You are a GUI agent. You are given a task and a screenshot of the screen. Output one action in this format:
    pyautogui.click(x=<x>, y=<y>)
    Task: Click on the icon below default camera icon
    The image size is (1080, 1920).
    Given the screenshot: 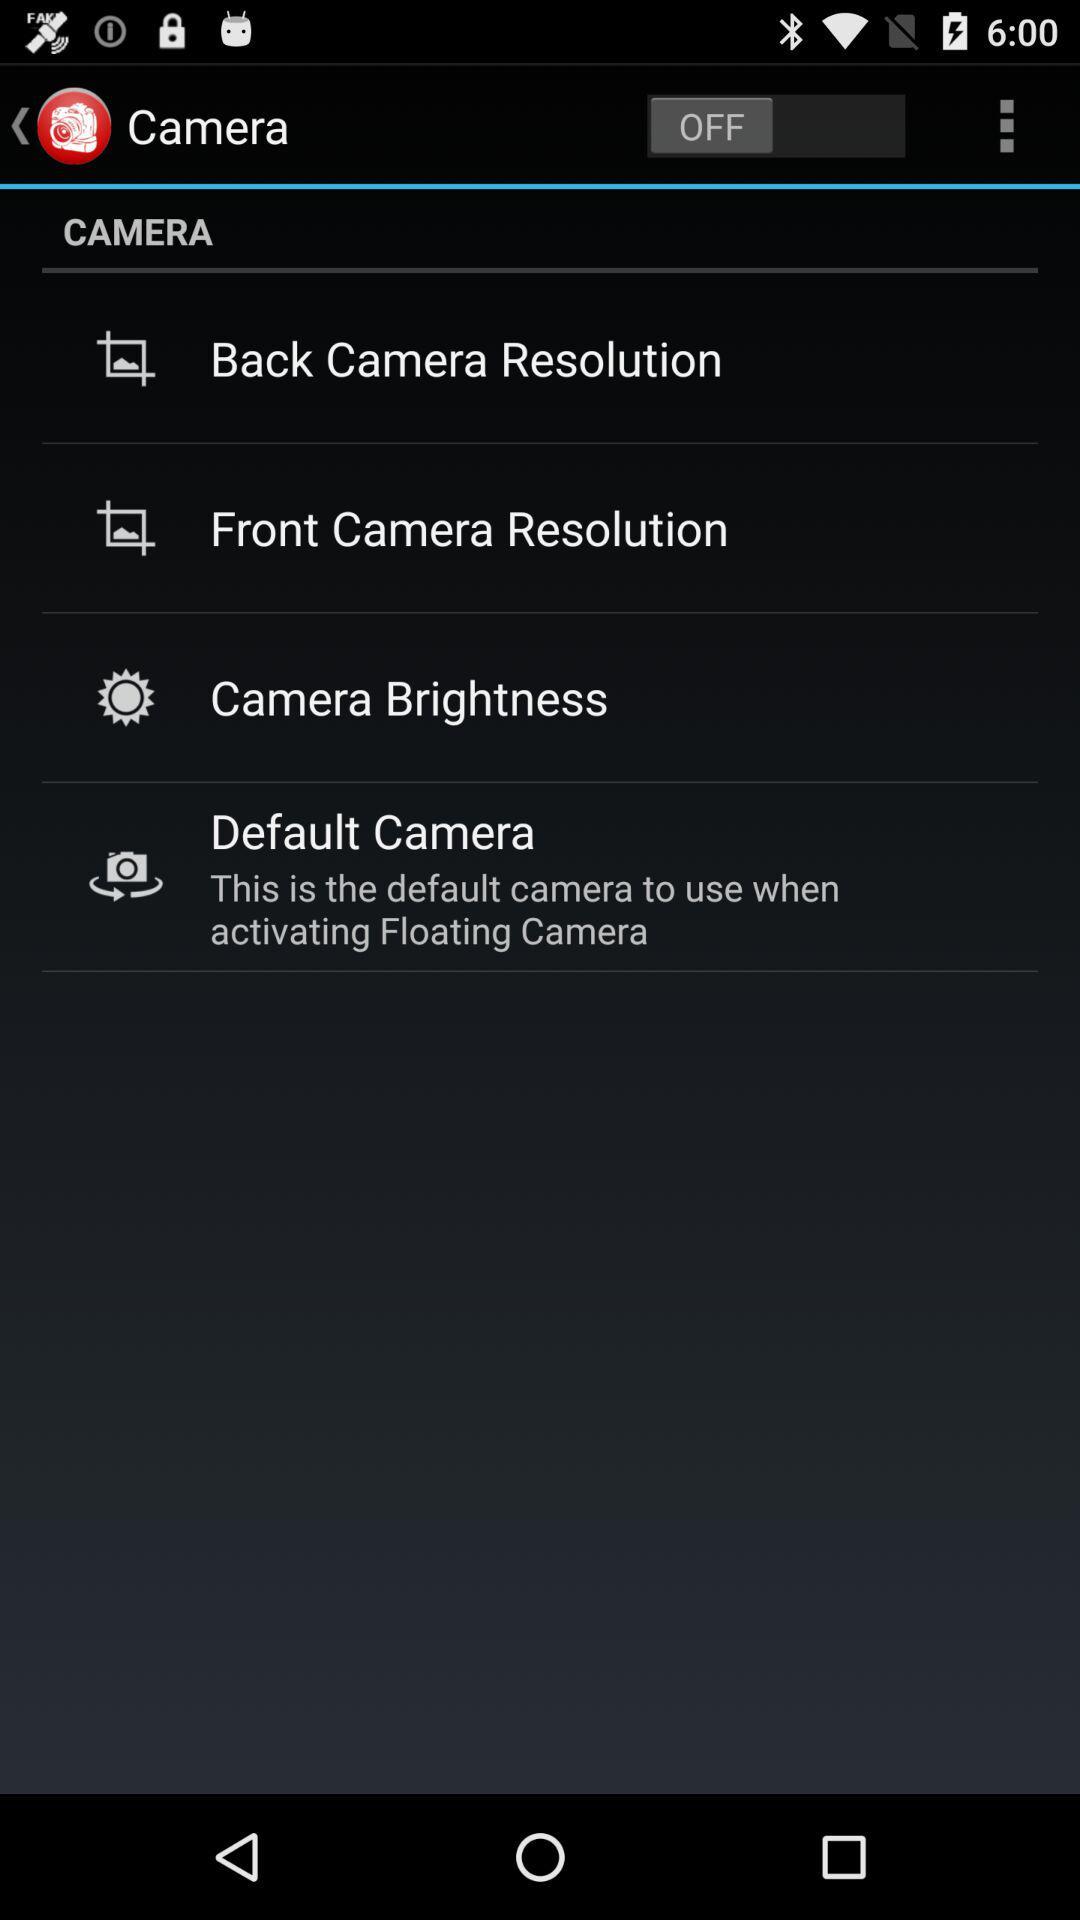 What is the action you would take?
    pyautogui.click(x=599, y=907)
    